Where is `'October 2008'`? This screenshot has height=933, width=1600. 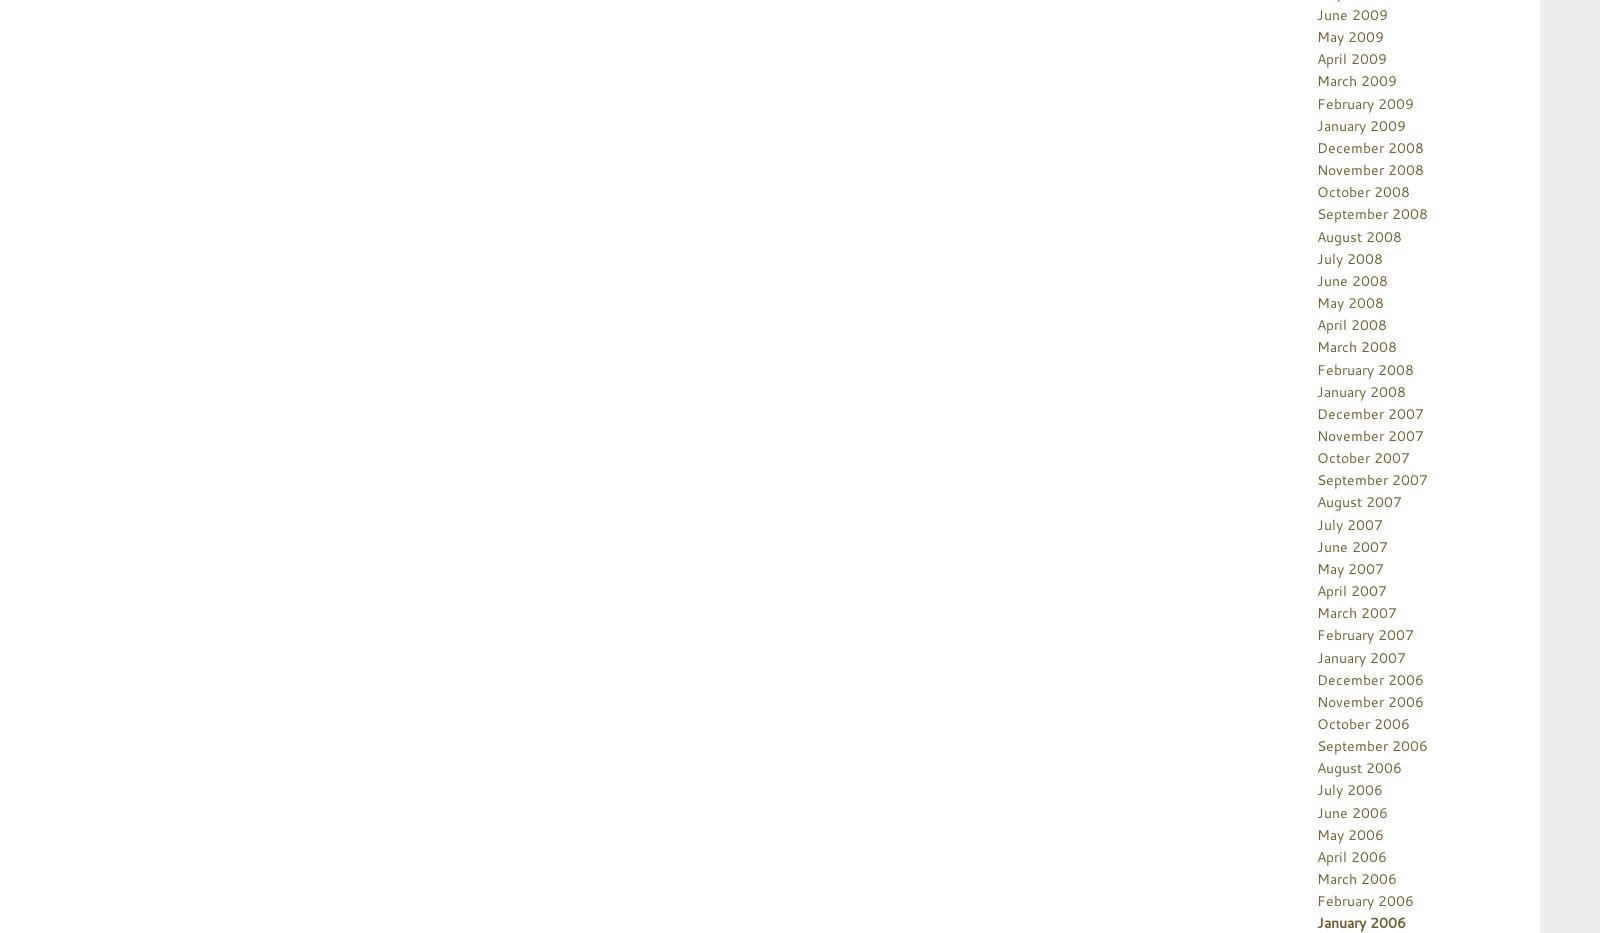
'October 2008' is located at coordinates (1362, 191).